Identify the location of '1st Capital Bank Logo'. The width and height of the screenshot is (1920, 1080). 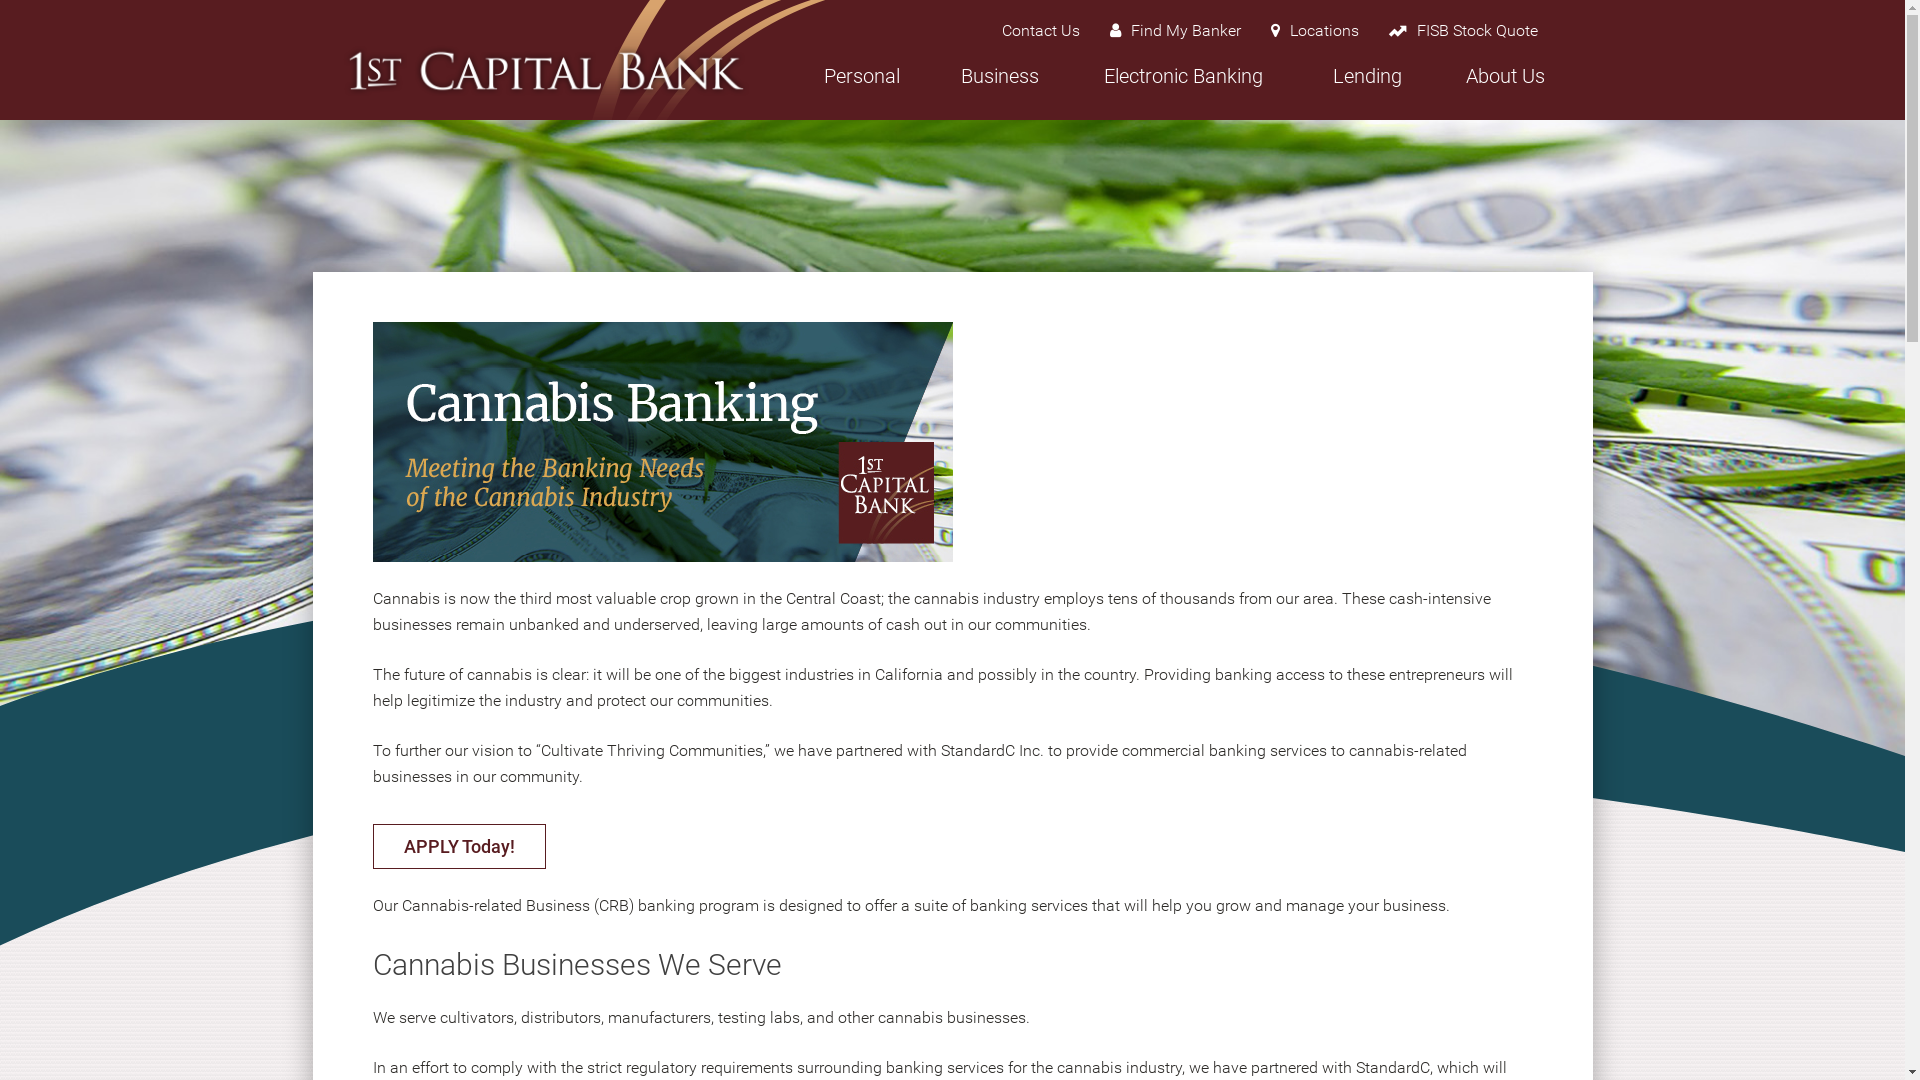
(545, 69).